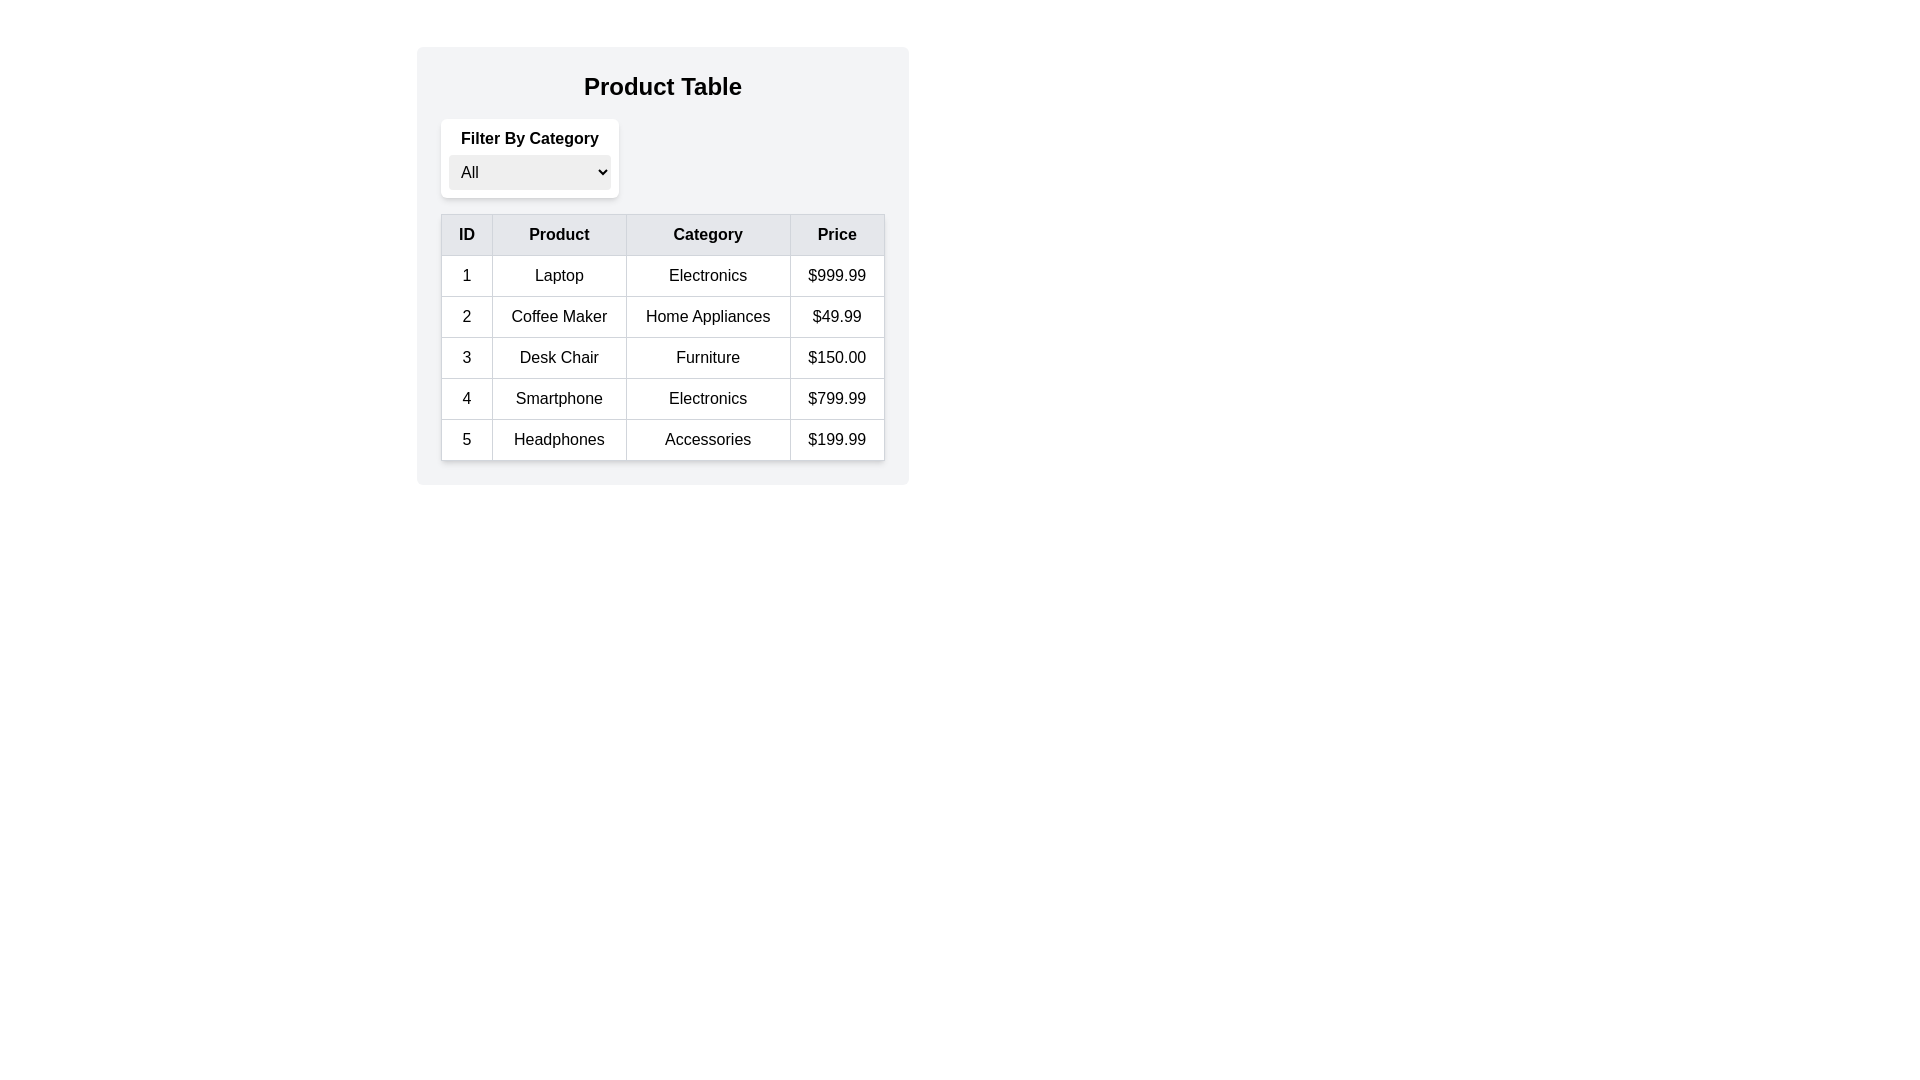 This screenshot has height=1080, width=1920. What do you see at coordinates (837, 234) in the screenshot?
I see `the price header label in the table, which is located immediately to the right of the 'Category' header and provides context for the price-related data` at bounding box center [837, 234].